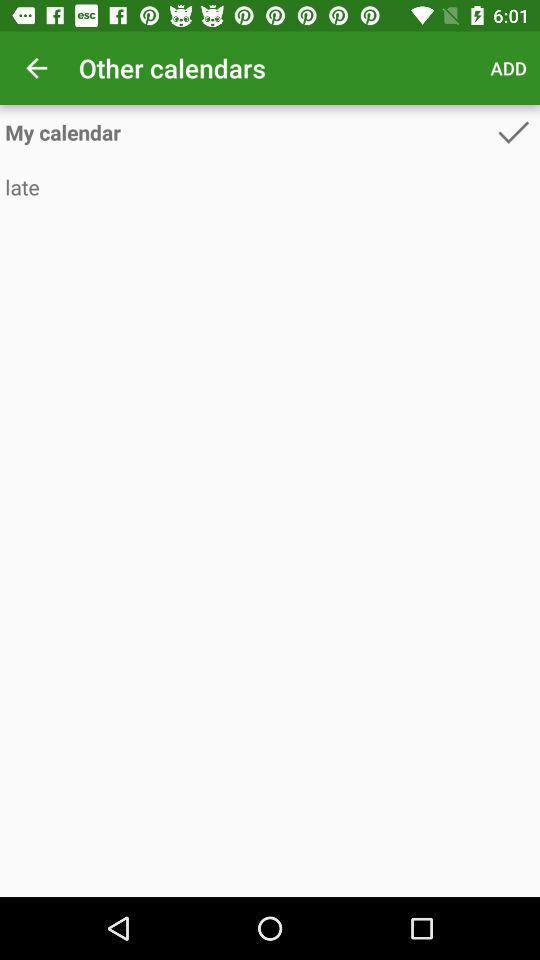 The image size is (540, 960). I want to click on the item below the my calendar item, so click(270, 187).